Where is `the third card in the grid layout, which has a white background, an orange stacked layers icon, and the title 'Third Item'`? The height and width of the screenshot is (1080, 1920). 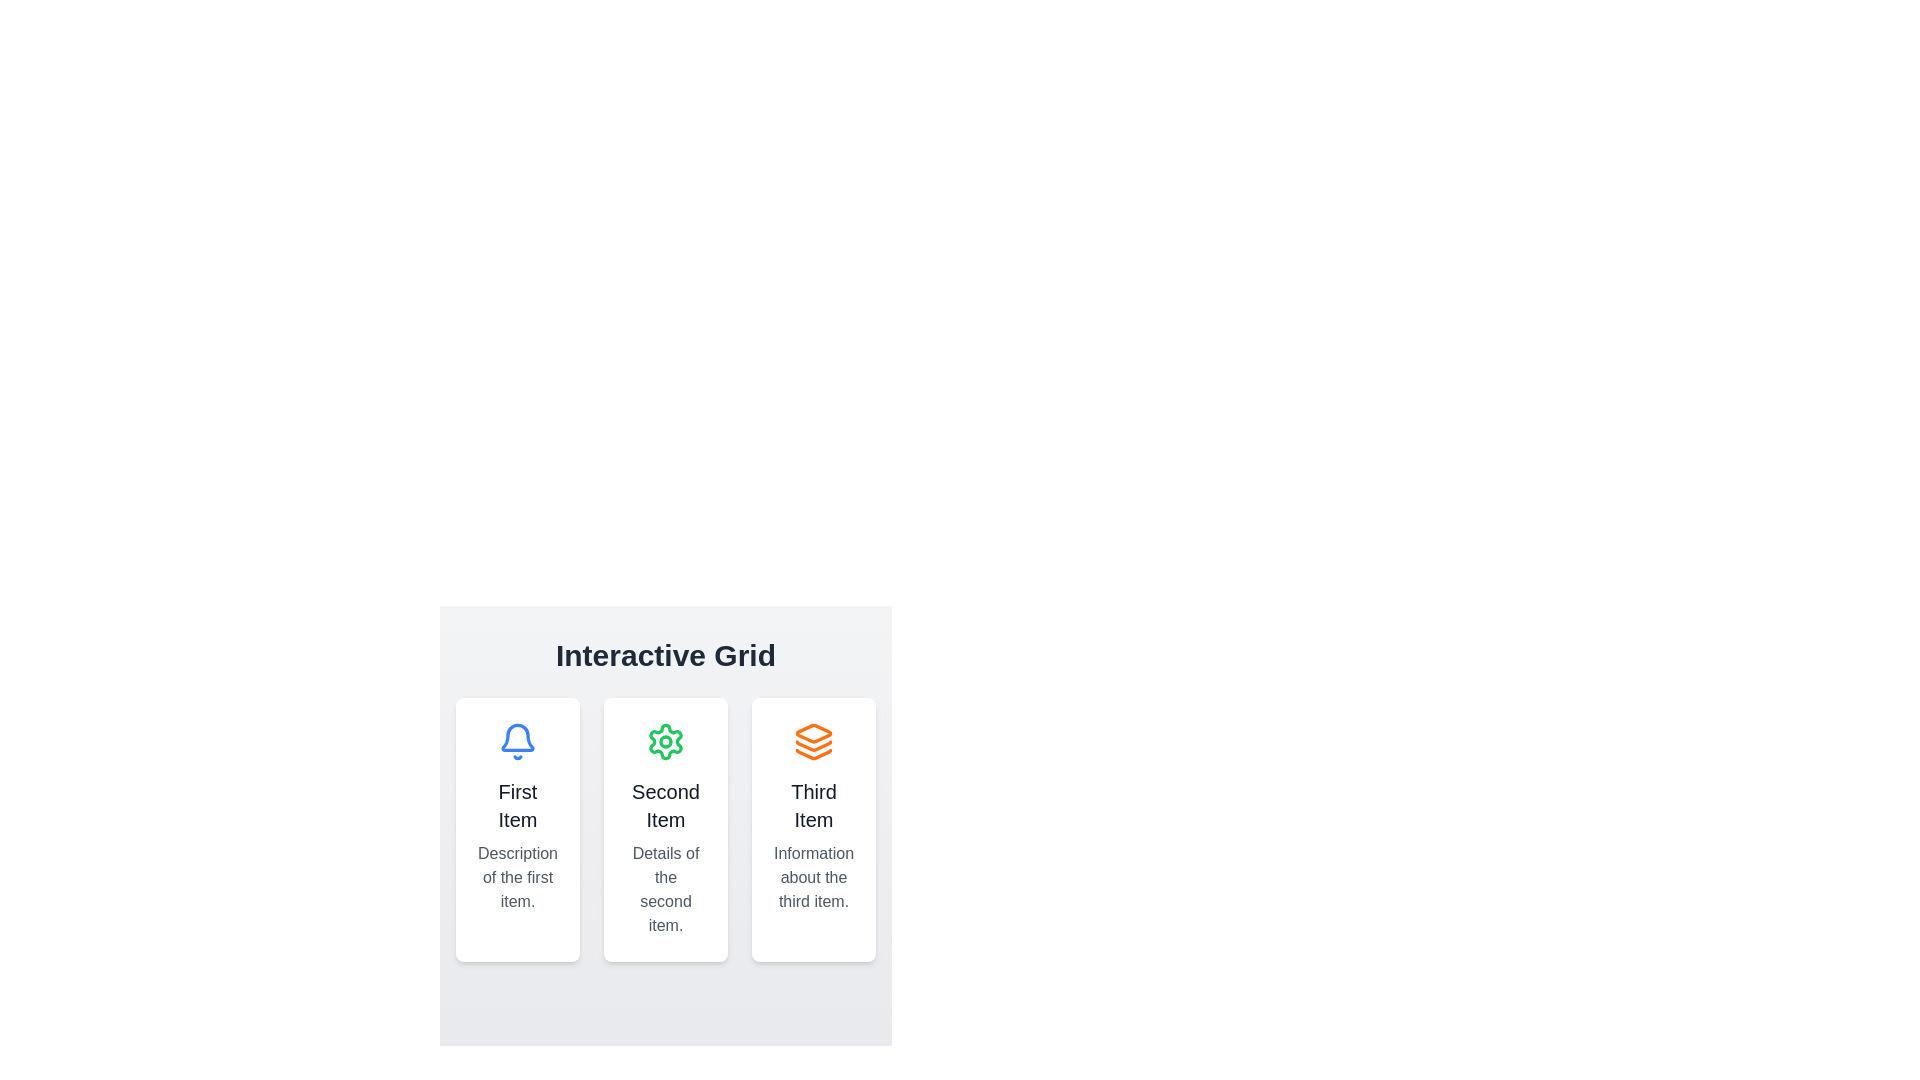 the third card in the grid layout, which has a white background, an orange stacked layers icon, and the title 'Third Item' is located at coordinates (814, 829).